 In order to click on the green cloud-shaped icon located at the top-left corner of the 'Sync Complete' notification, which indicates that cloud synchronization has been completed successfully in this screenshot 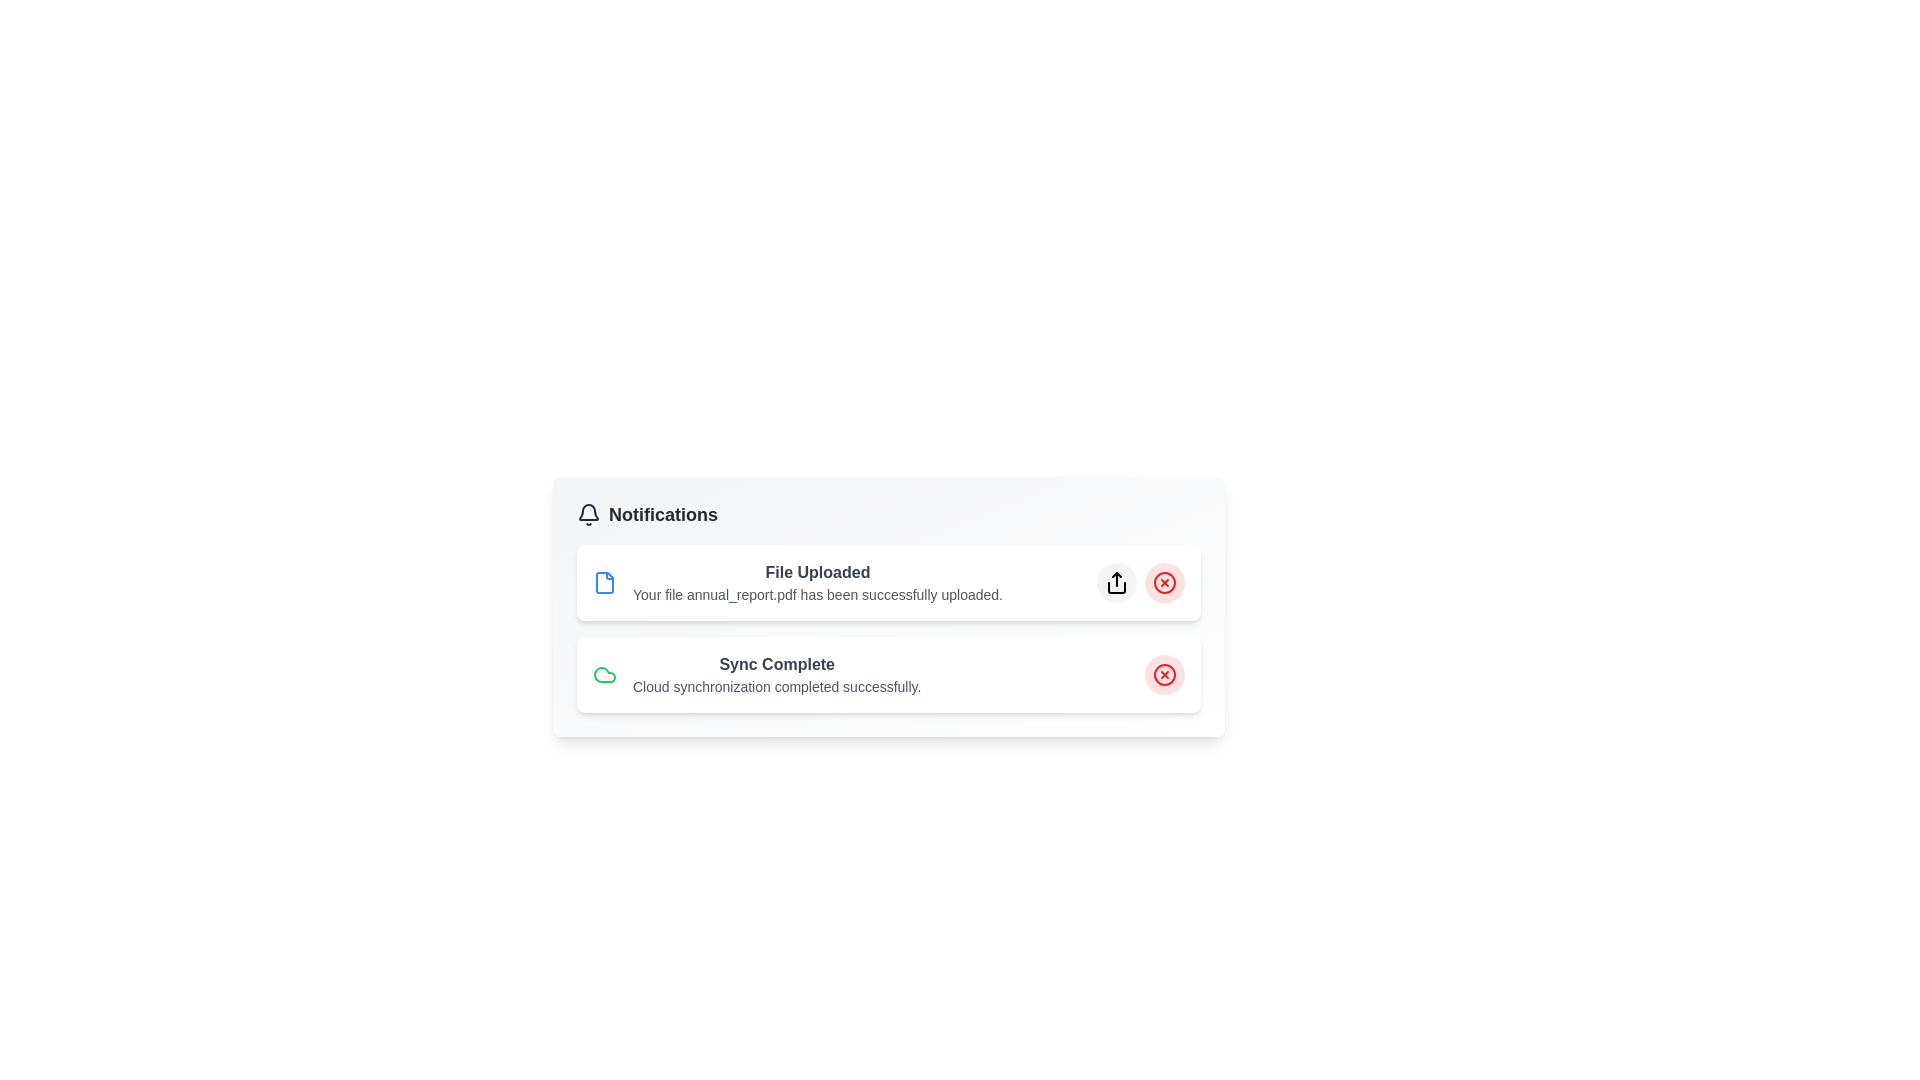, I will do `click(603, 675)`.